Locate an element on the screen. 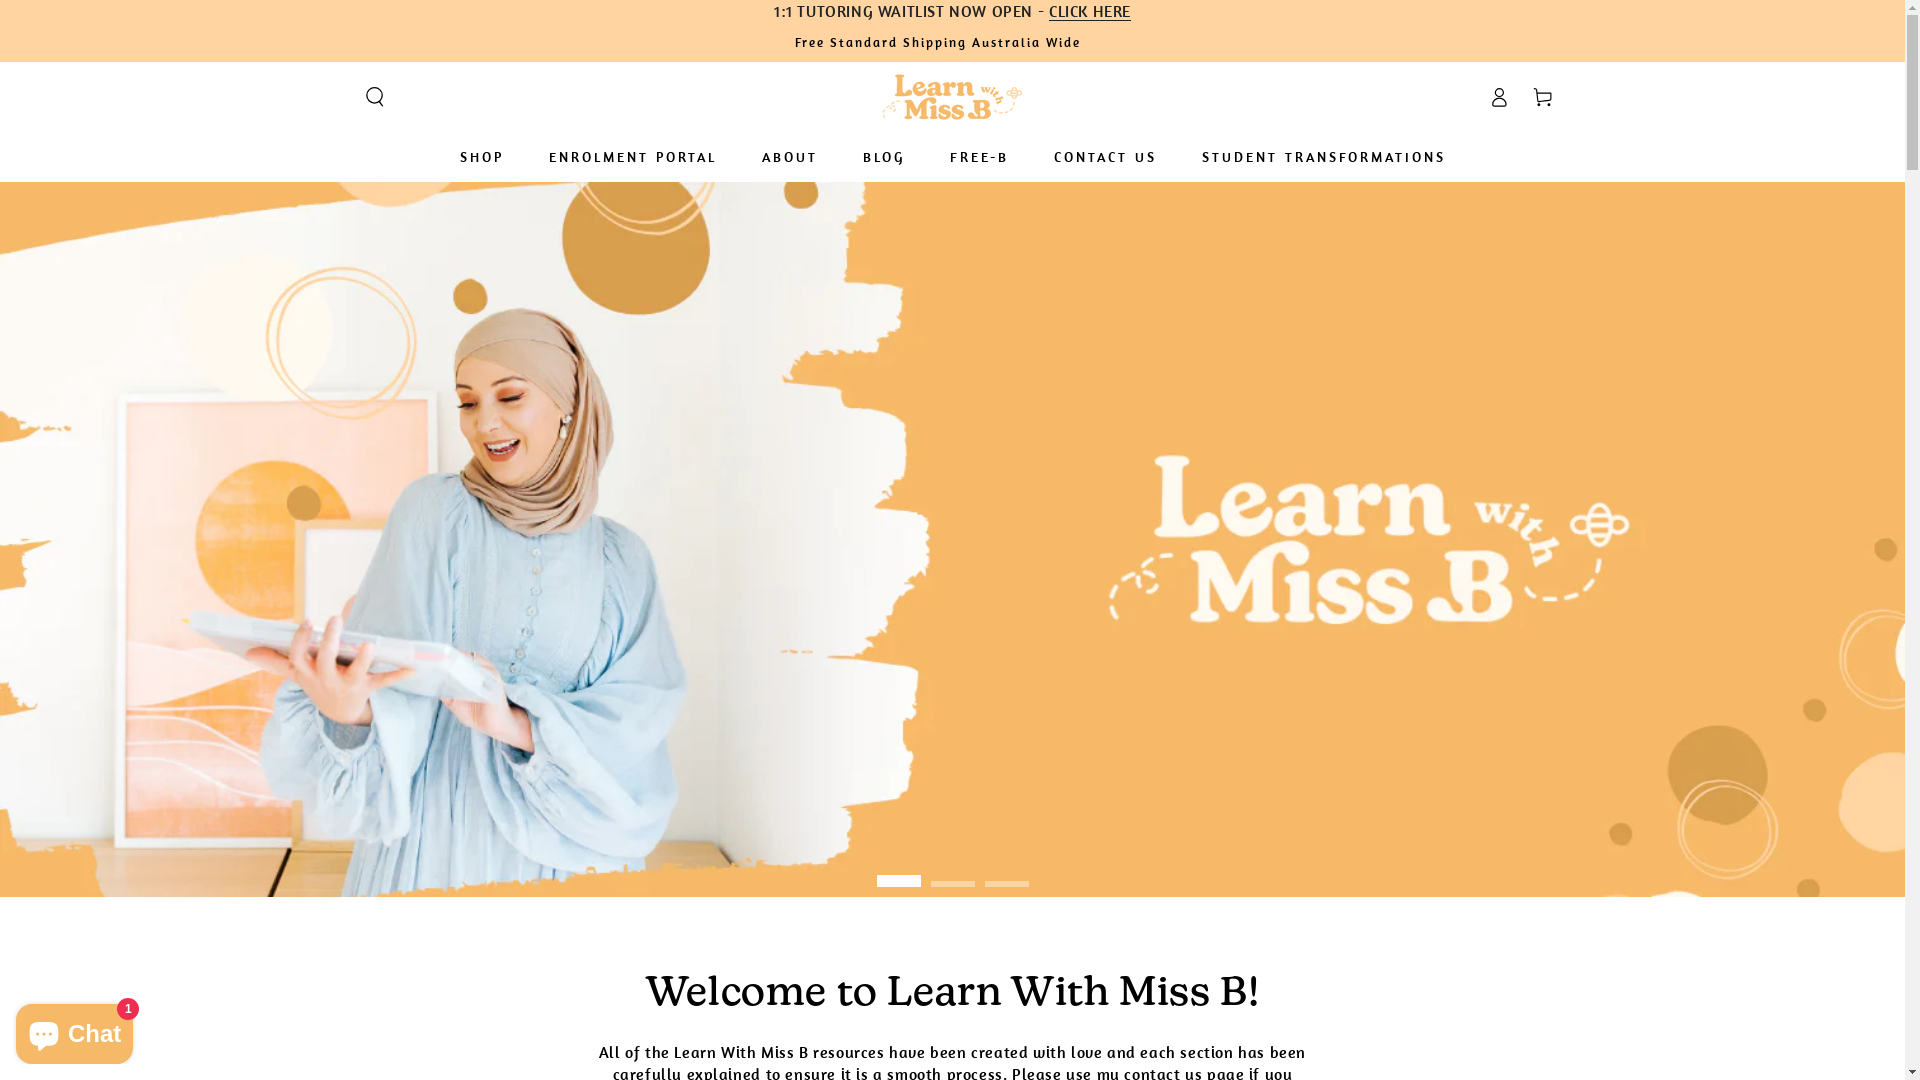 The height and width of the screenshot is (1080, 1920). 'Log in' is located at coordinates (1497, 96).